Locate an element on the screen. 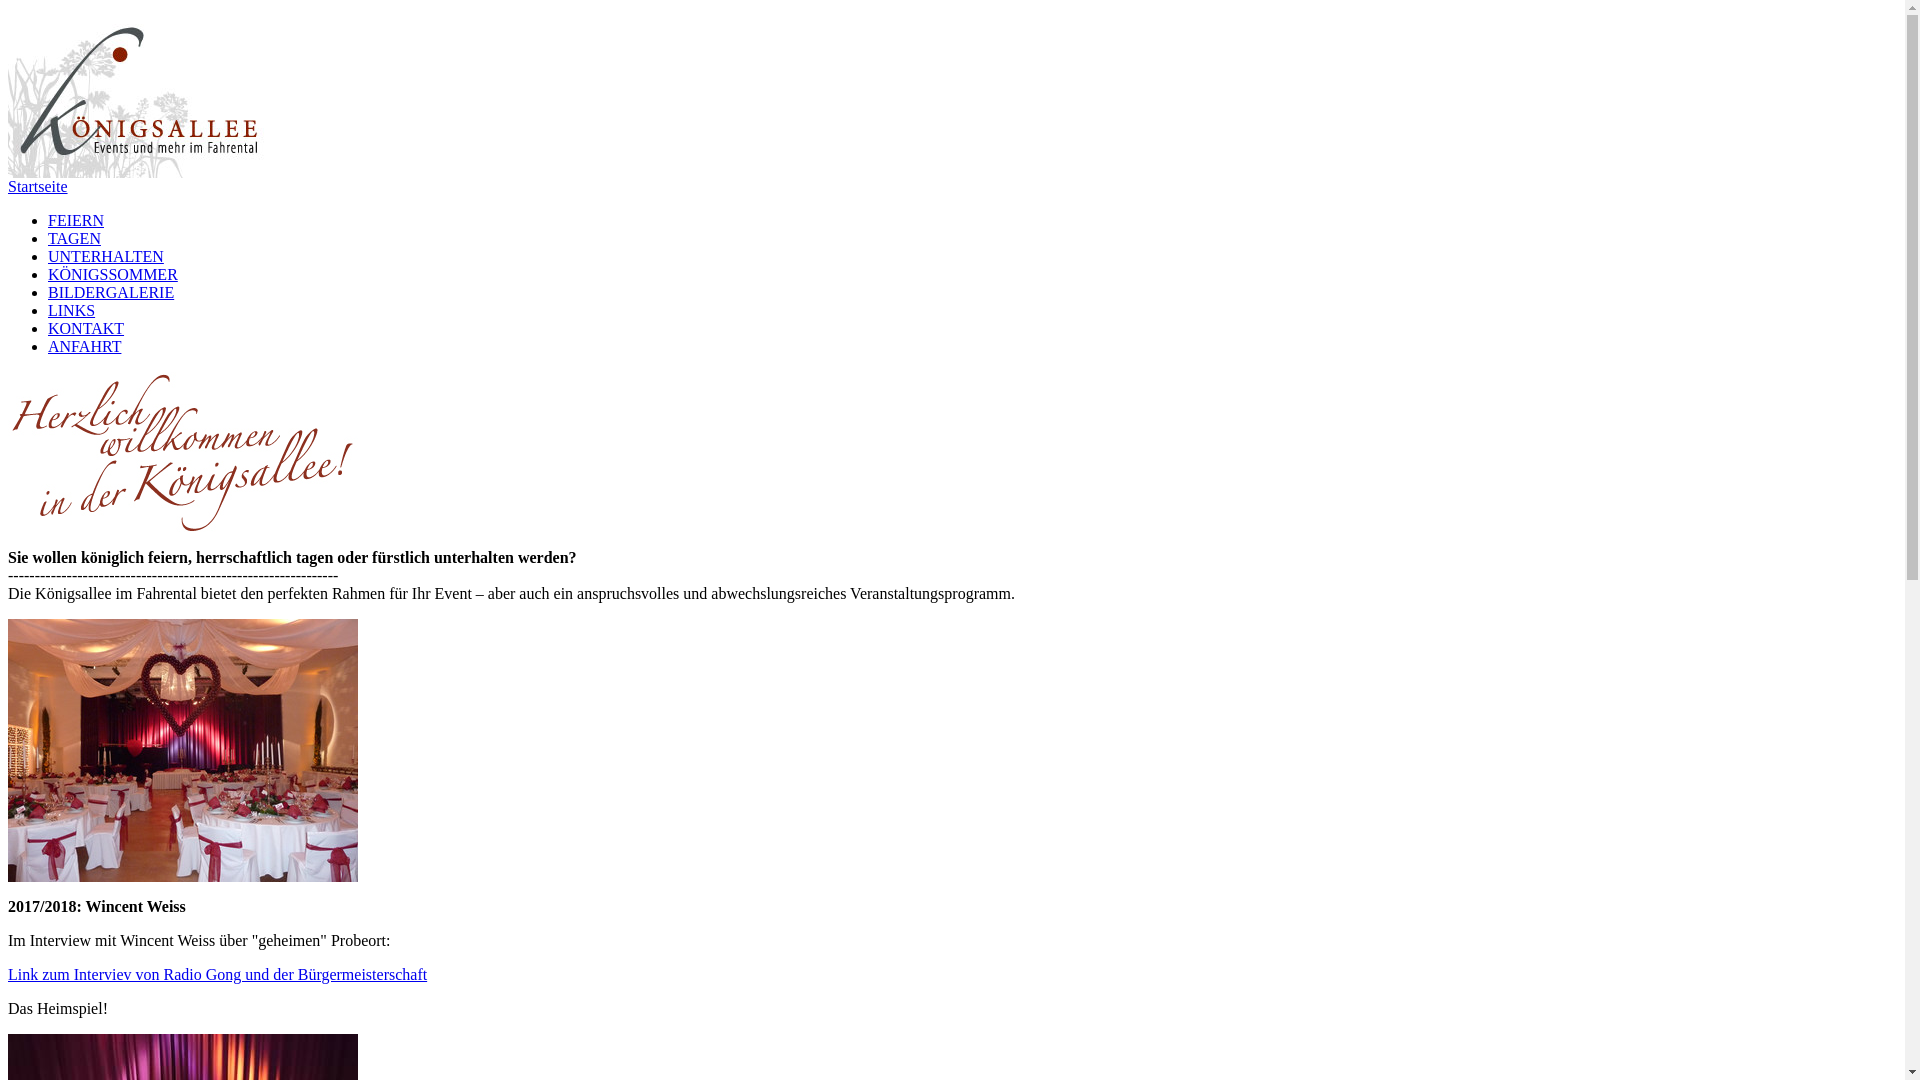 Image resolution: width=1920 pixels, height=1080 pixels. 'LINKS' is located at coordinates (48, 310).